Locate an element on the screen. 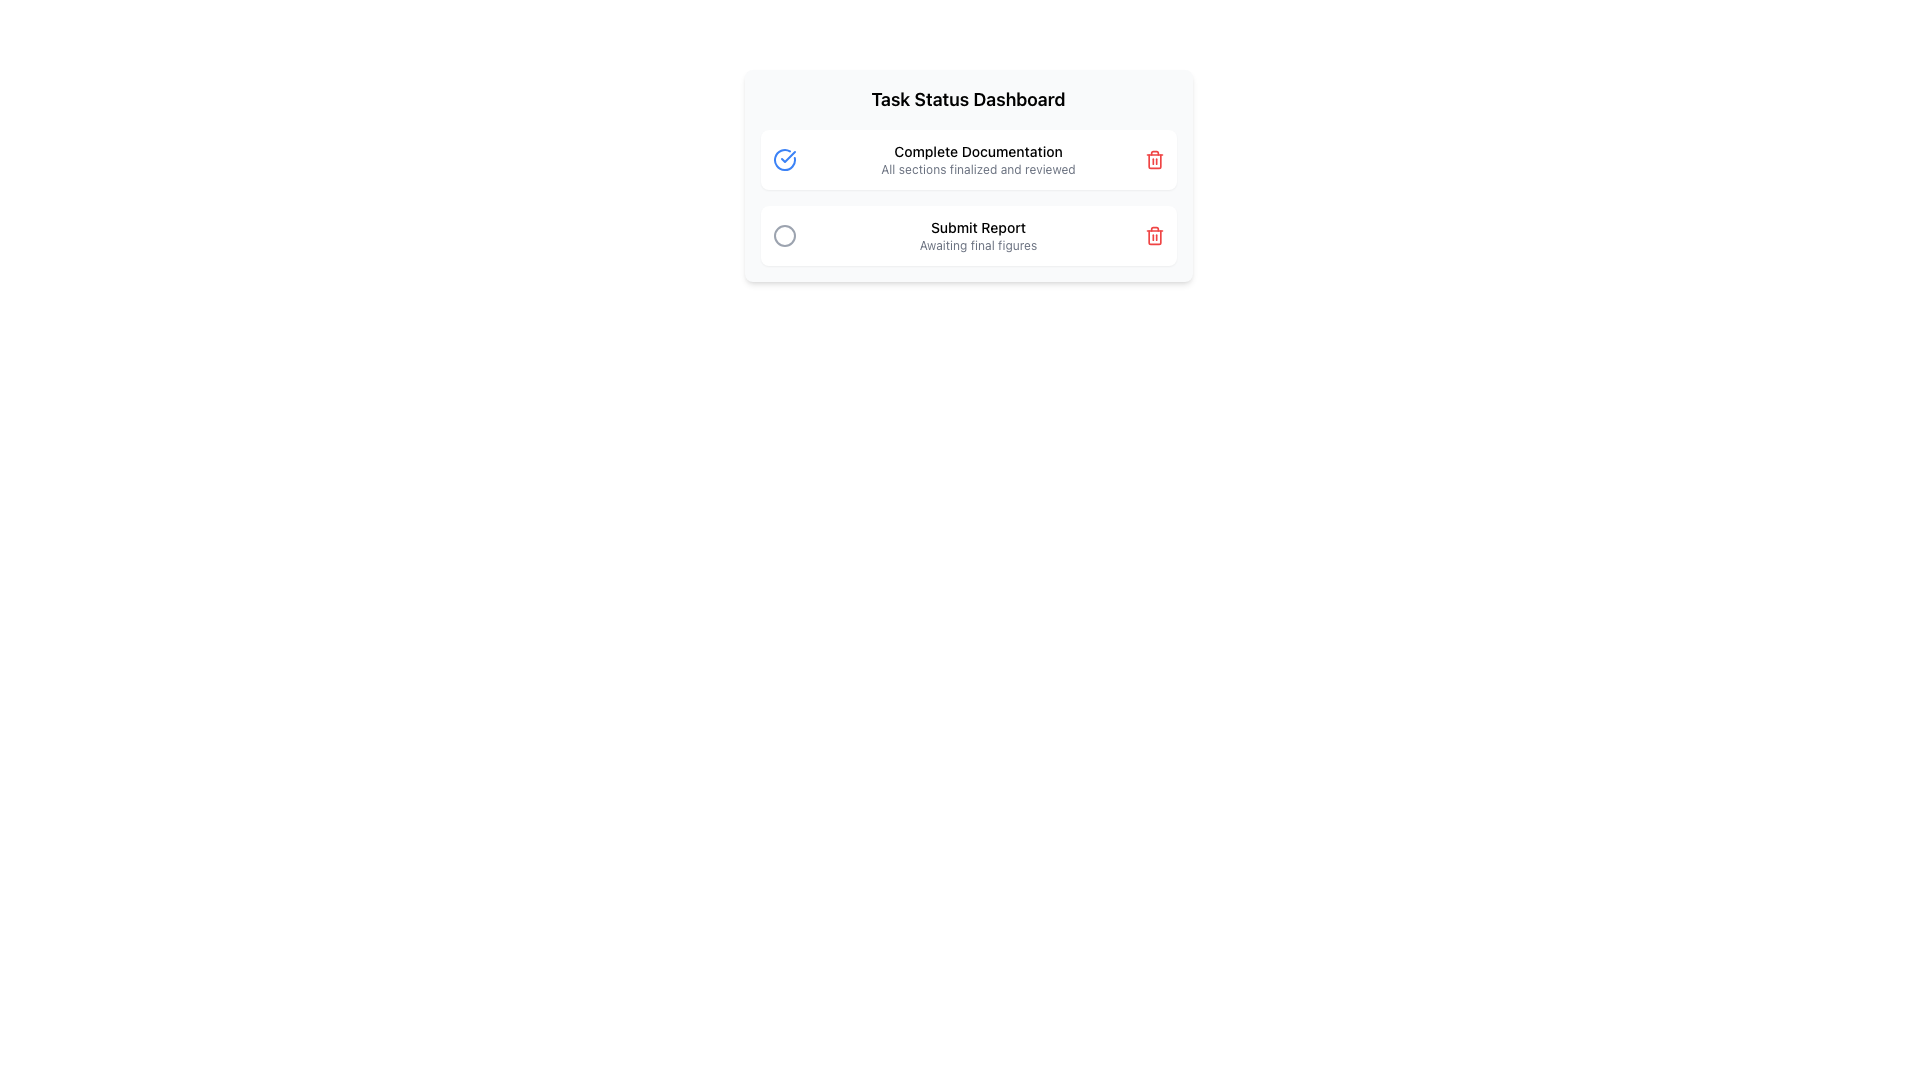 The height and width of the screenshot is (1080, 1920). text from the central textual block titled 'Complete Documentation' with the description 'All sections finalized and reviewed' located in the first card of the 'Task Status Dashboard' is located at coordinates (978, 158).